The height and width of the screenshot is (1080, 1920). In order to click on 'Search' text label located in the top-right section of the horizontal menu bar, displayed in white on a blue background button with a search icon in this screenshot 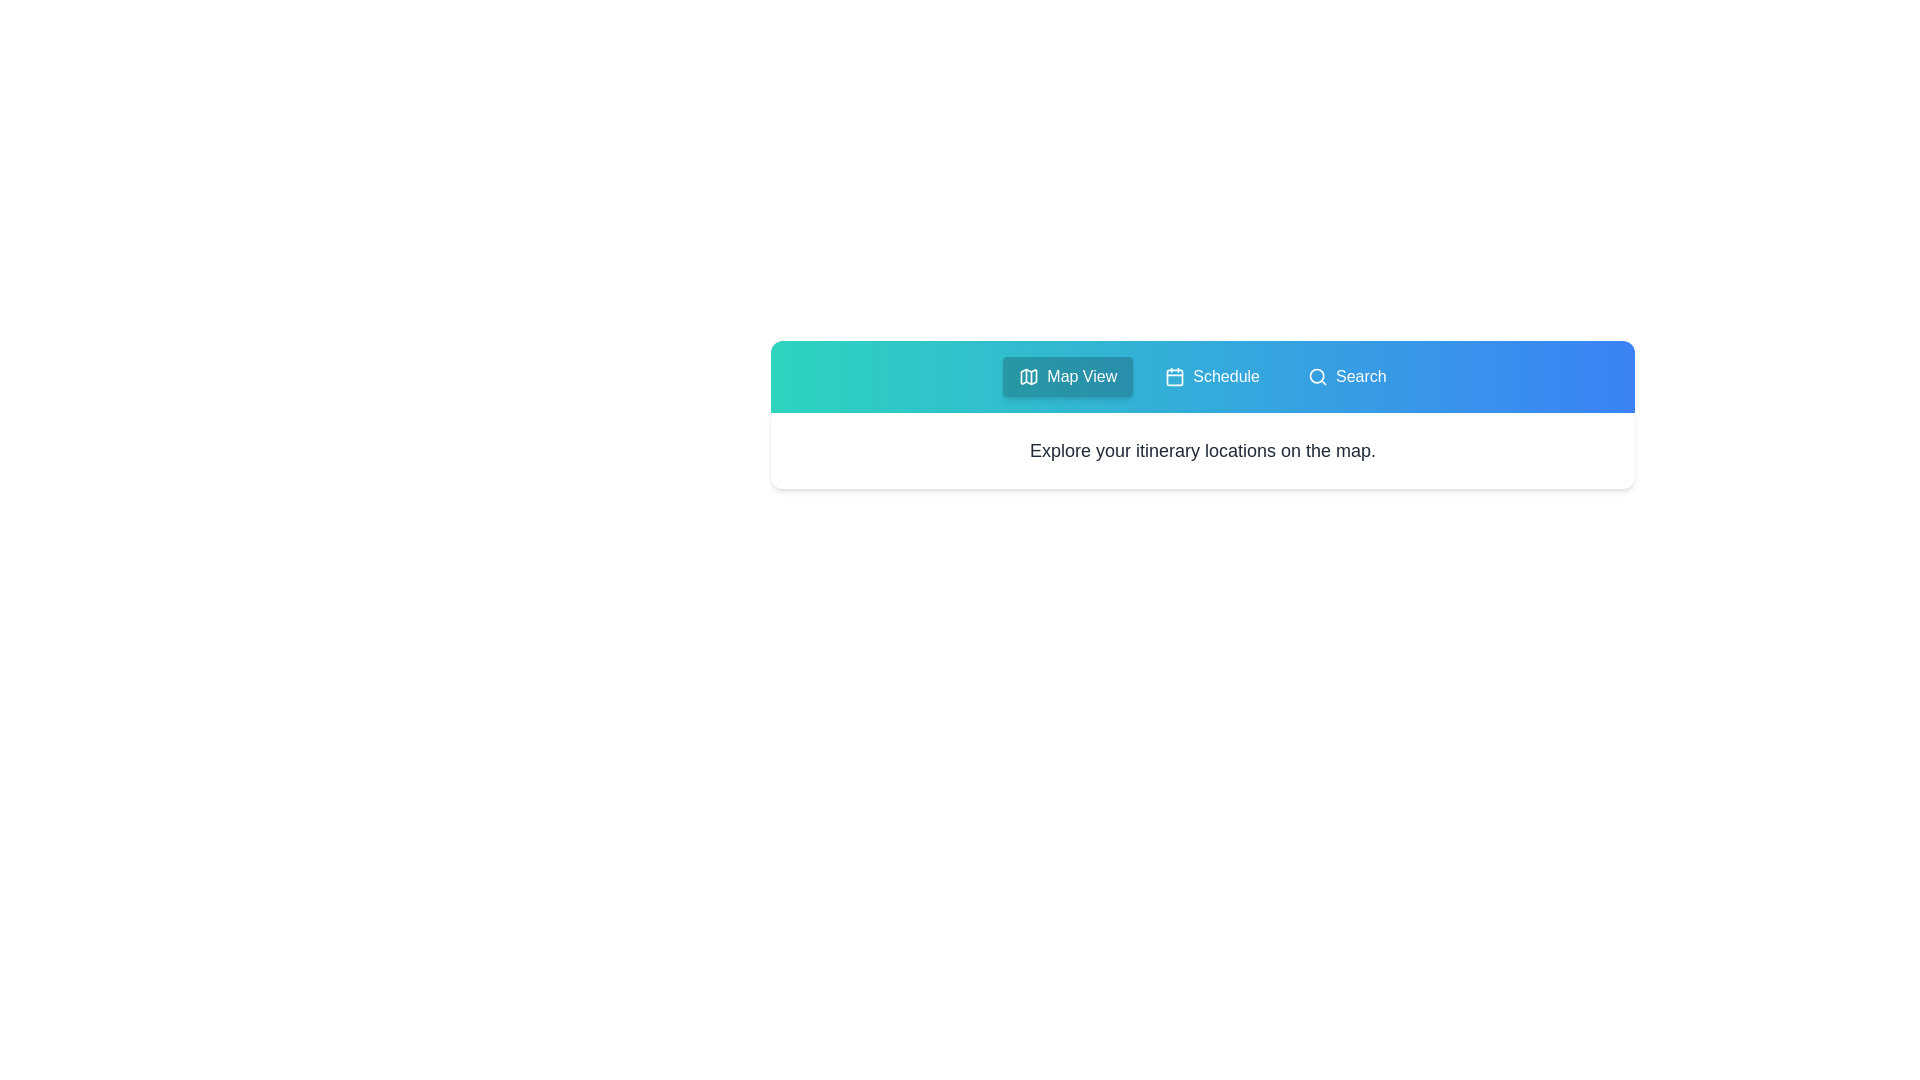, I will do `click(1360, 377)`.